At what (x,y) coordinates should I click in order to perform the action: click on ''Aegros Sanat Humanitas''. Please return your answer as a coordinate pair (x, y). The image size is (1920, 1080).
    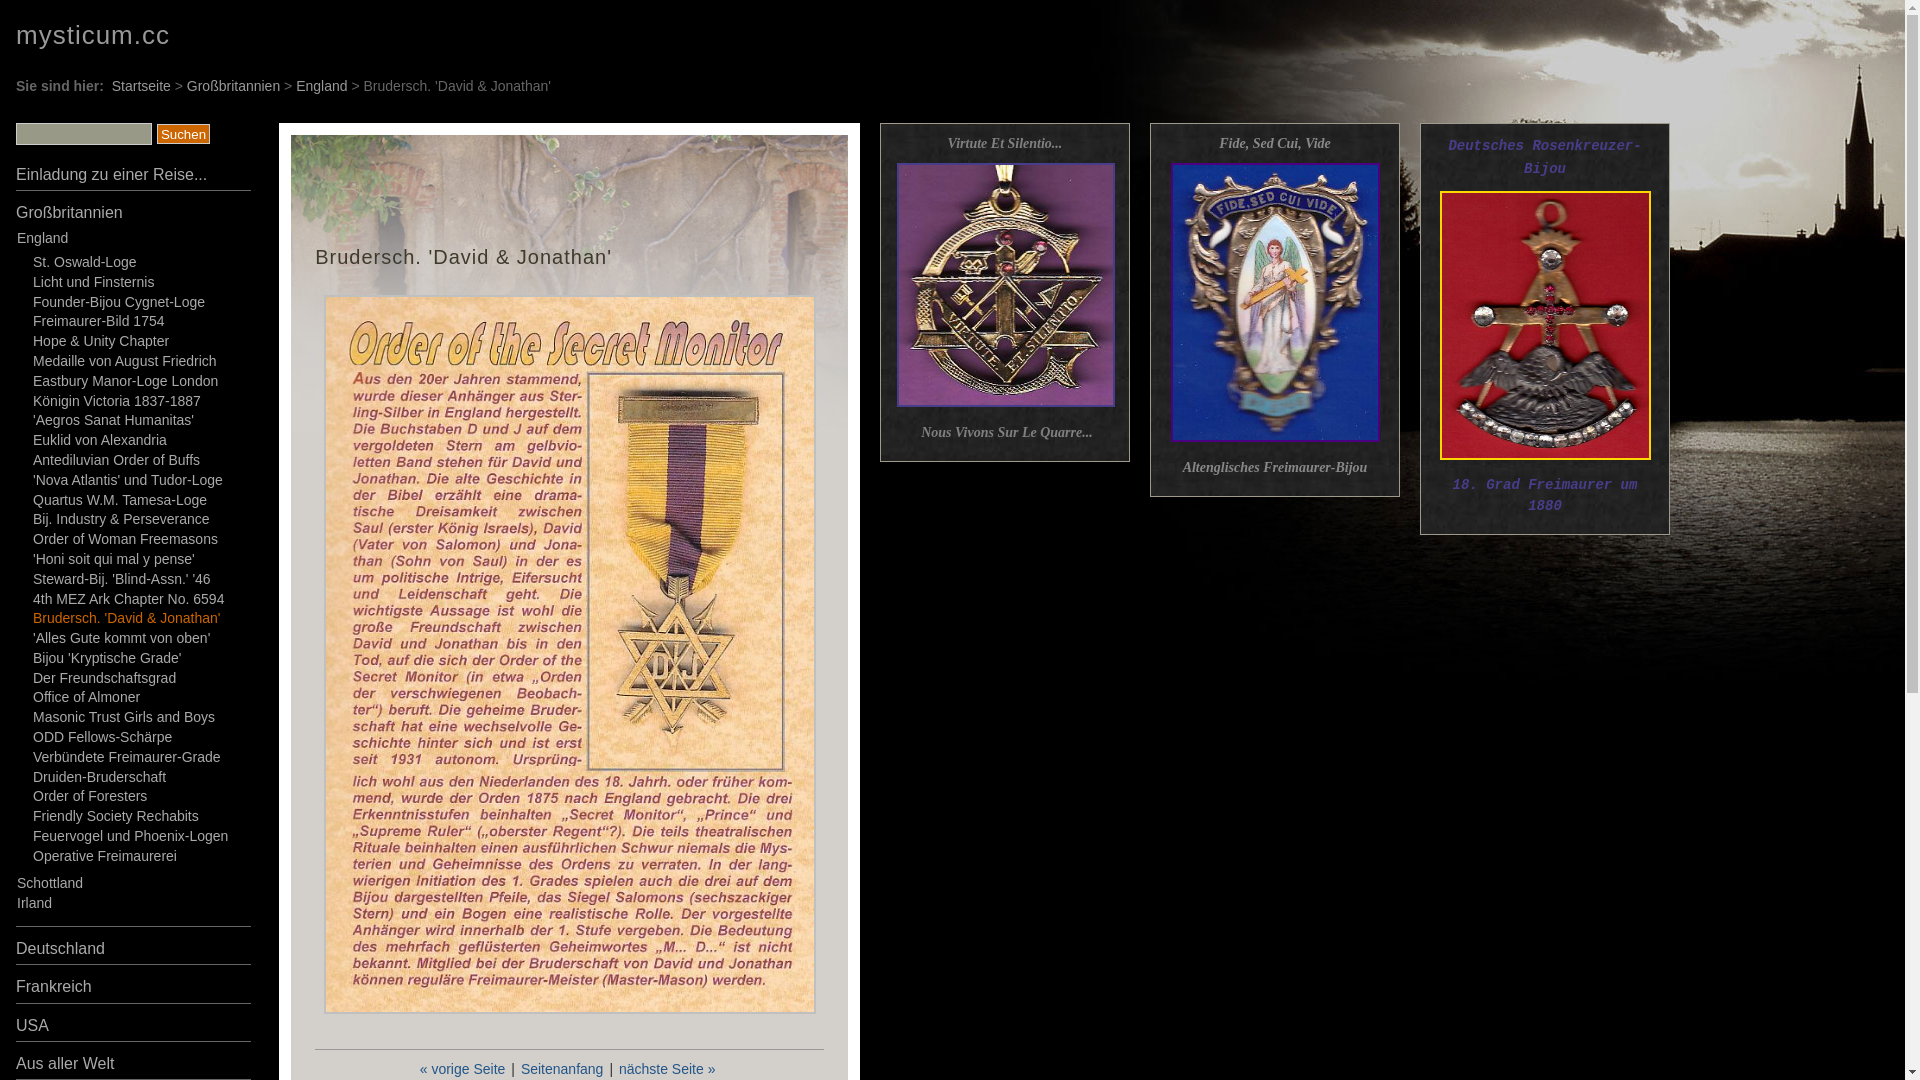
    Looking at the image, I should click on (112, 419).